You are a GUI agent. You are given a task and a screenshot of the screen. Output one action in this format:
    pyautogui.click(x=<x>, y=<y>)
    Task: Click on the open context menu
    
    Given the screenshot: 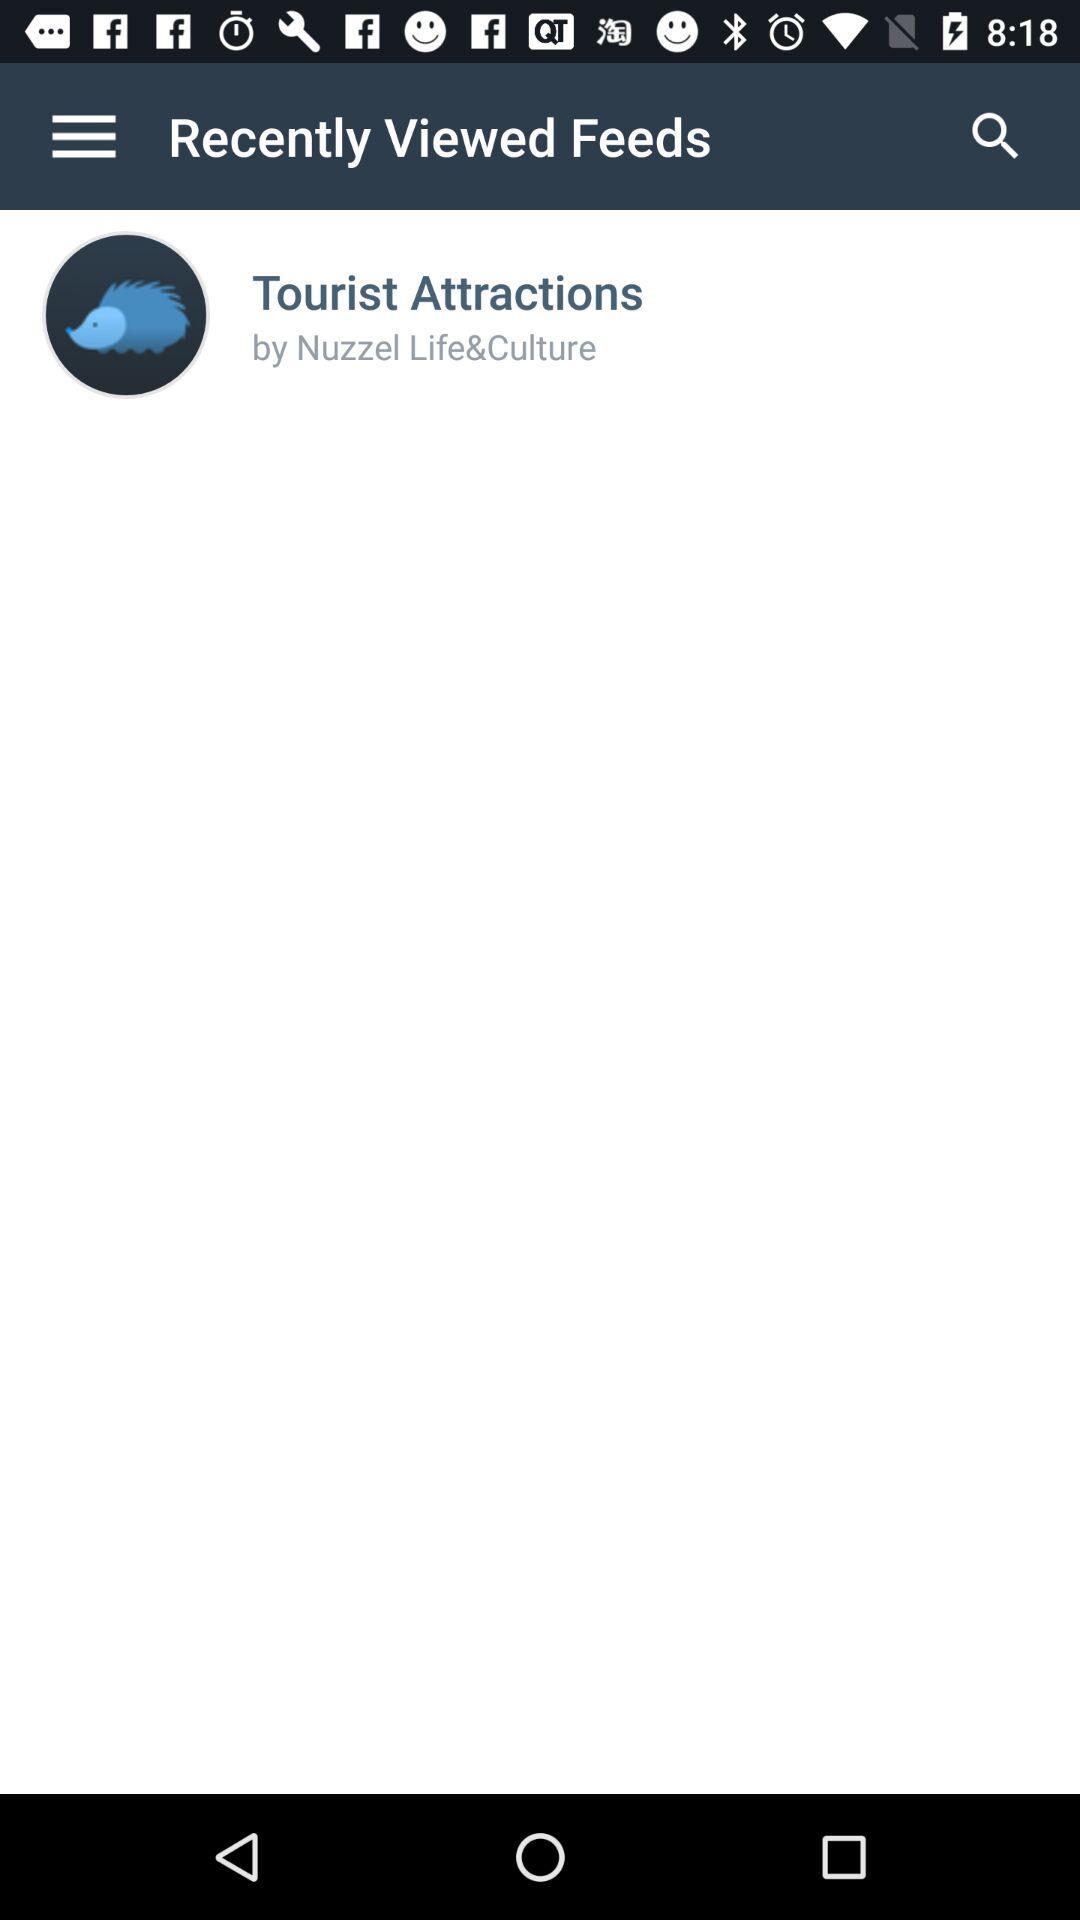 What is the action you would take?
    pyautogui.click(x=104, y=135)
    